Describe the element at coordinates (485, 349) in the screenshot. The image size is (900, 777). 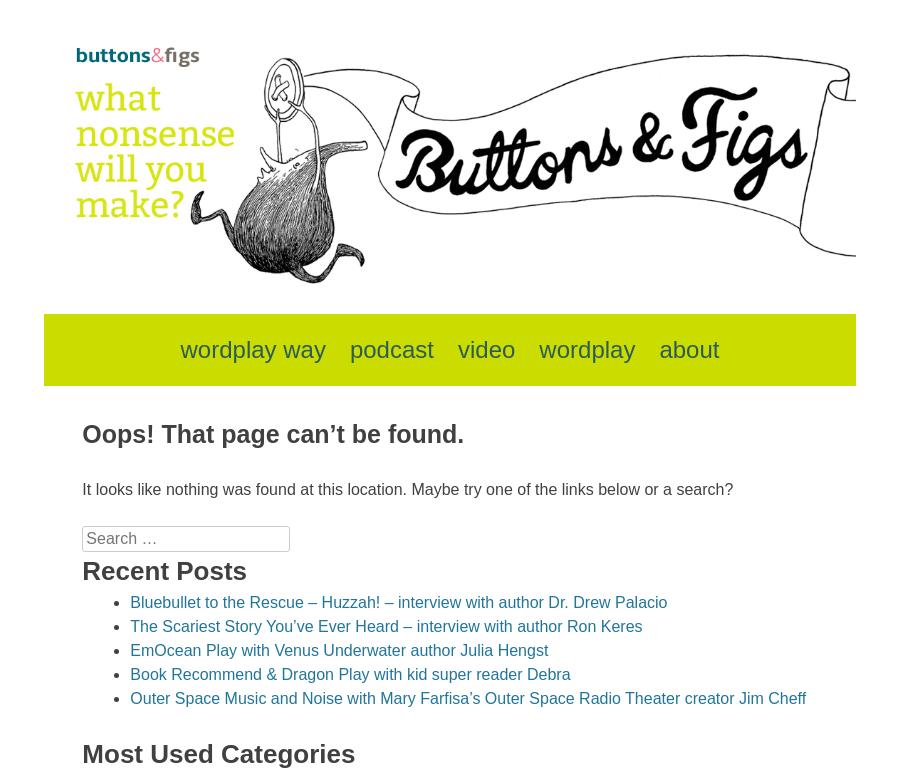
I see `'video'` at that location.